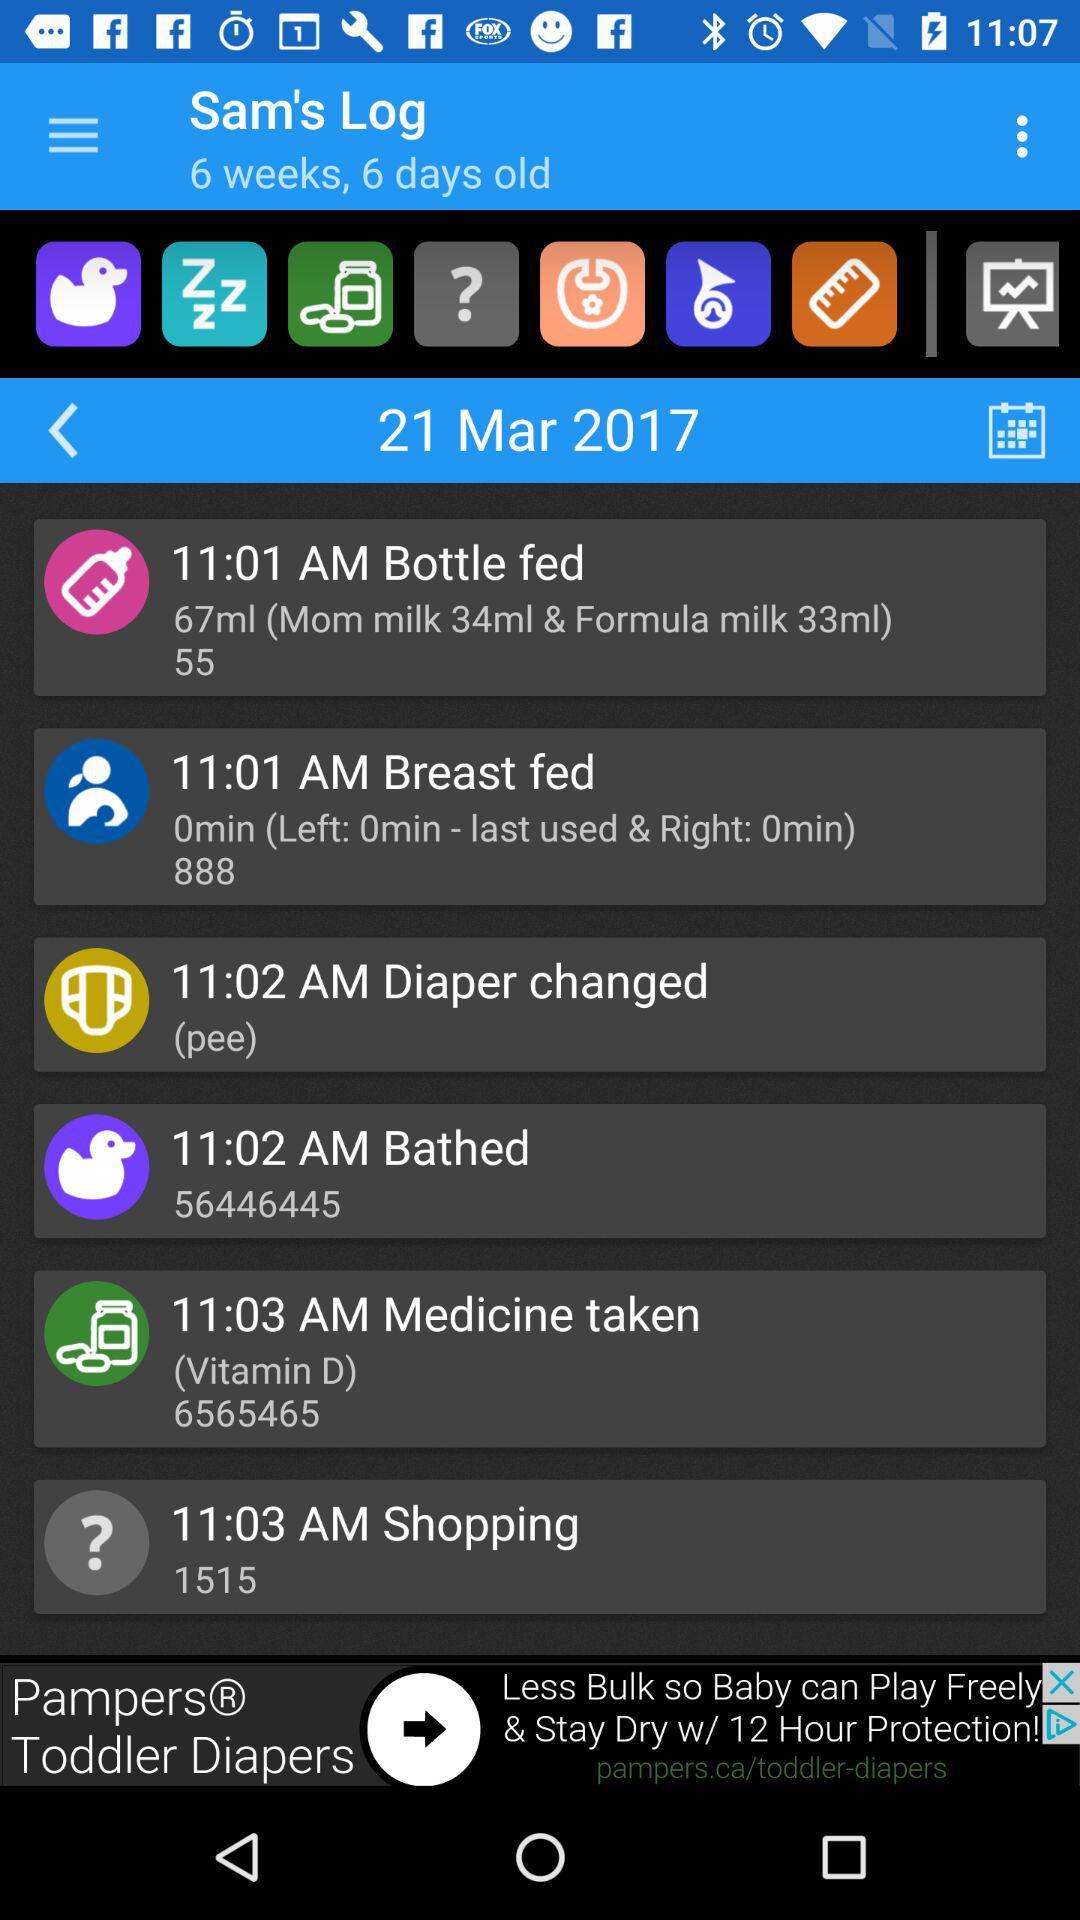 Image resolution: width=1080 pixels, height=1920 pixels. Describe the element at coordinates (214, 292) in the screenshot. I see `nap time button` at that location.